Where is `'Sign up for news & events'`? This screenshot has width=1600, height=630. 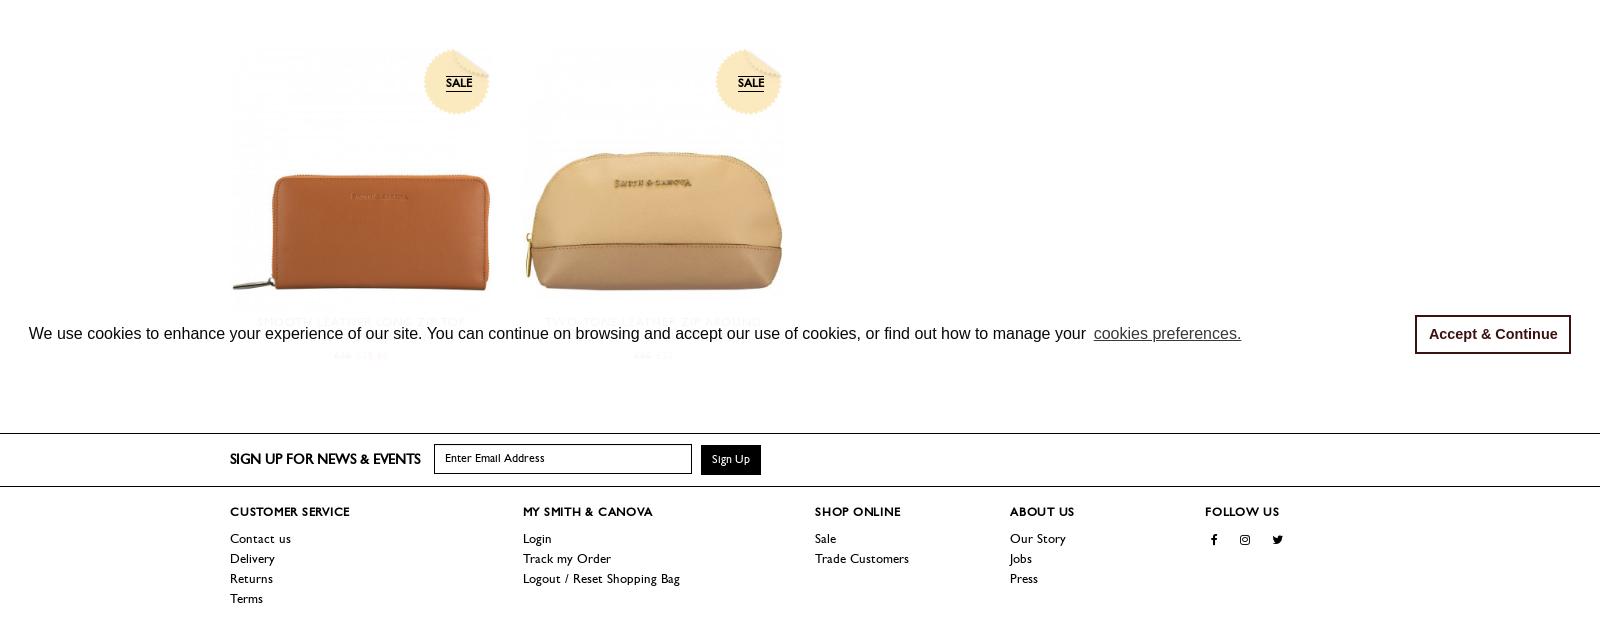 'Sign up for news & events' is located at coordinates (324, 458).